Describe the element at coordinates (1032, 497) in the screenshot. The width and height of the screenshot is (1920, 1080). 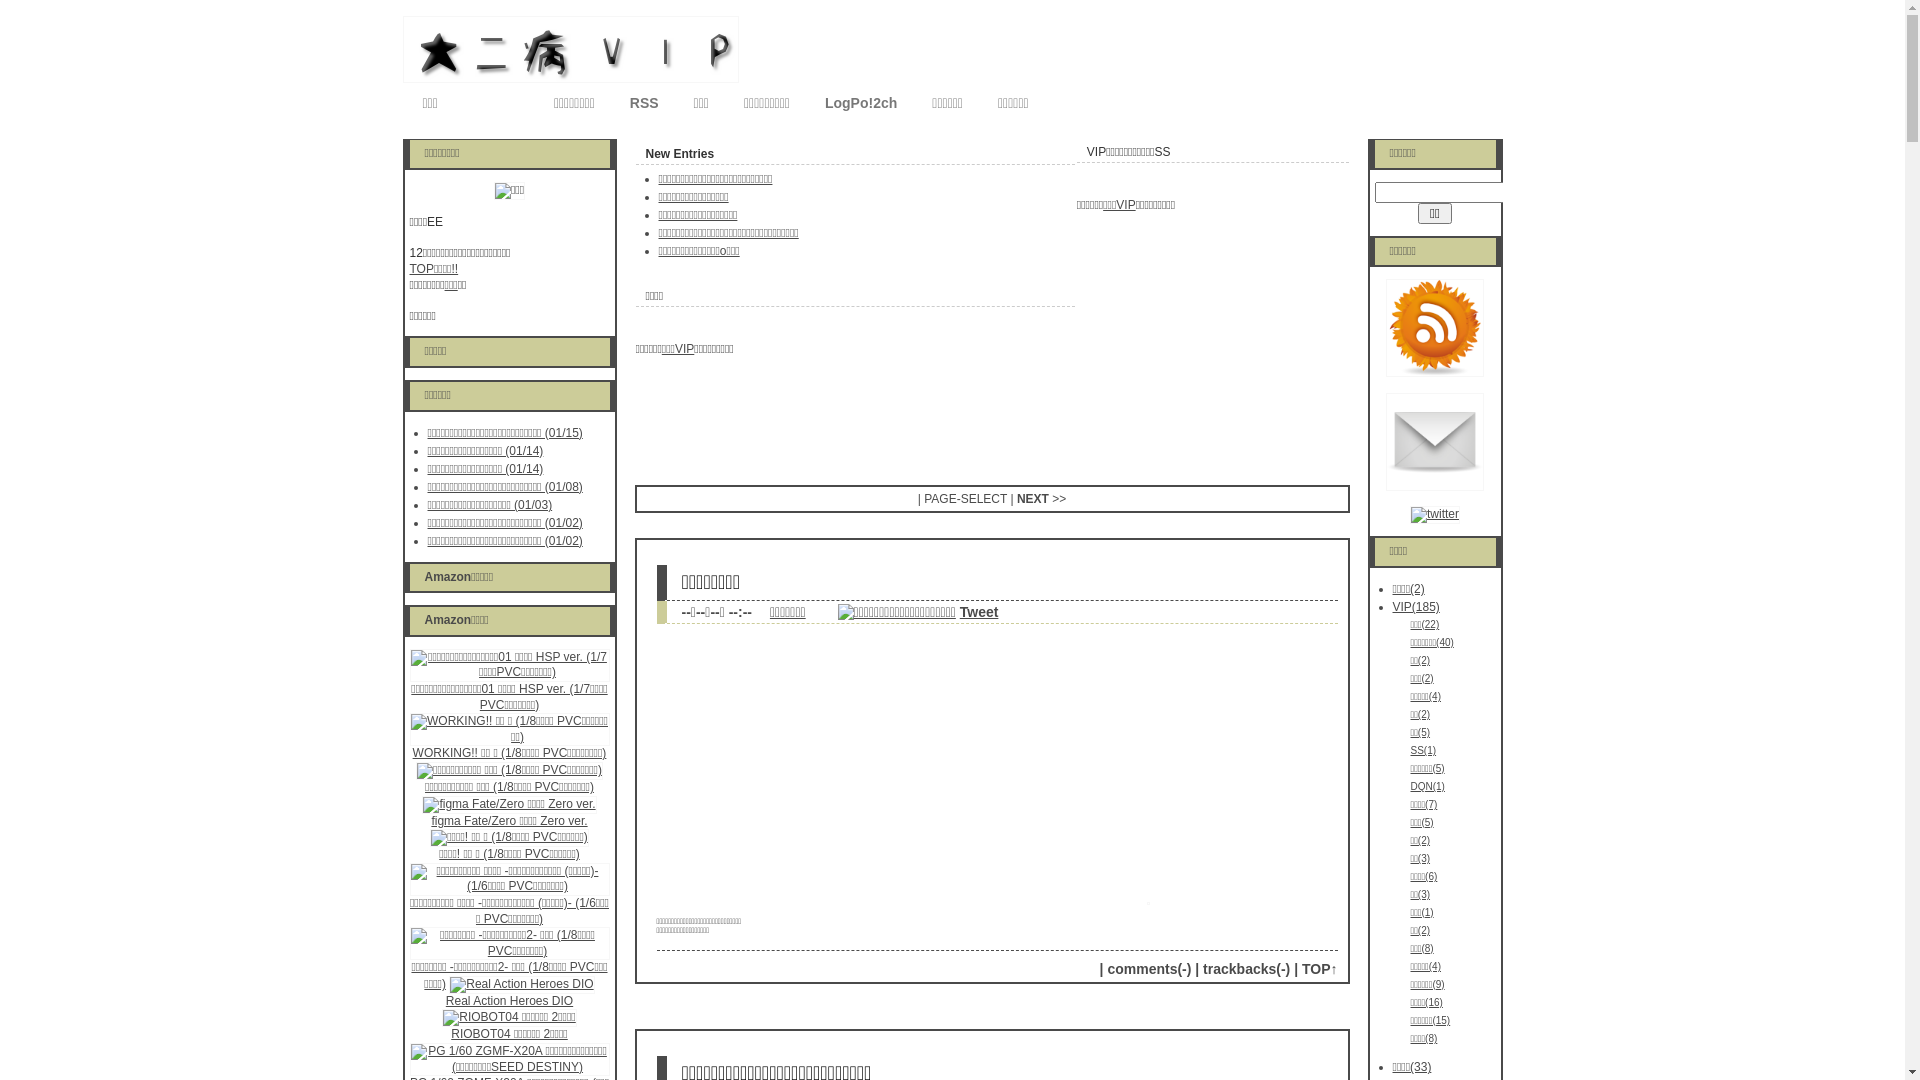
I see `'NEXT'` at that location.